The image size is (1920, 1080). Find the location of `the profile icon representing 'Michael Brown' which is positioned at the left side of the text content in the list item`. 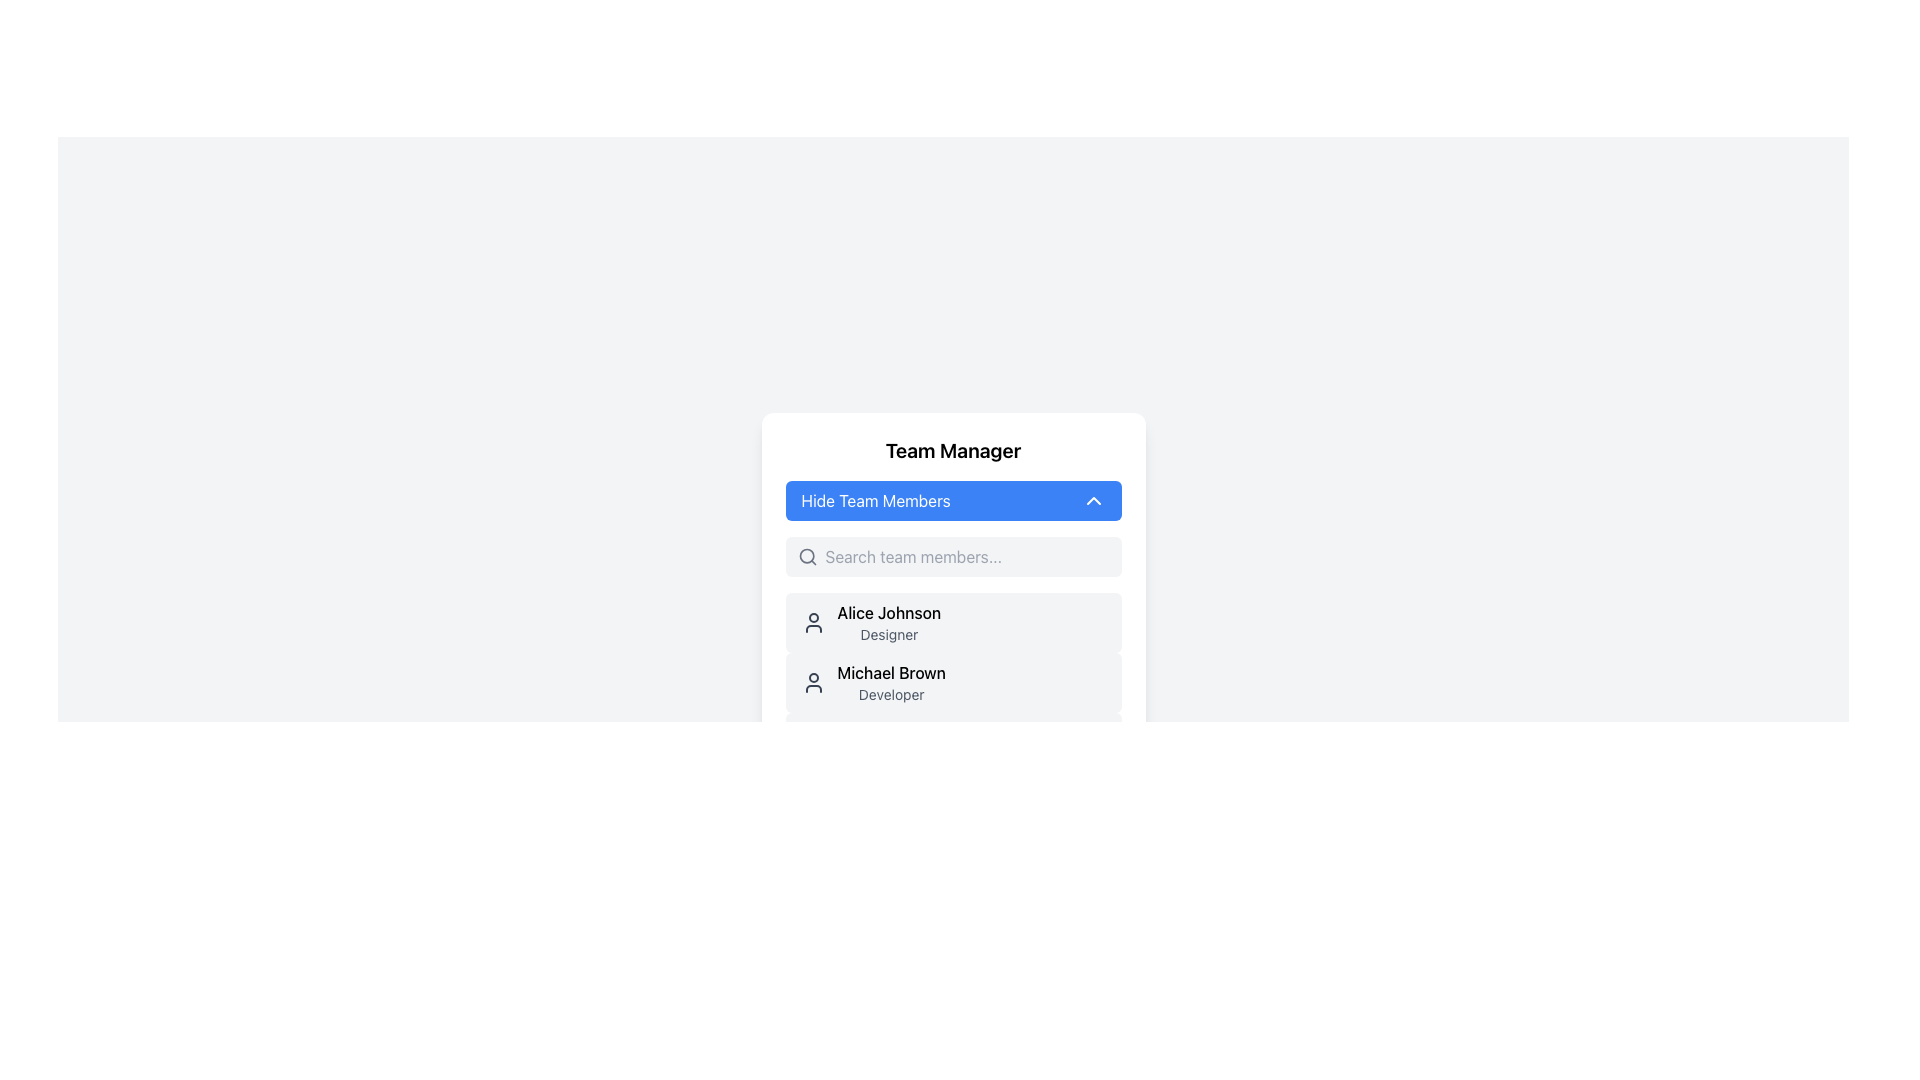

the profile icon representing 'Michael Brown' which is positioned at the left side of the text content in the list item is located at coordinates (813, 681).